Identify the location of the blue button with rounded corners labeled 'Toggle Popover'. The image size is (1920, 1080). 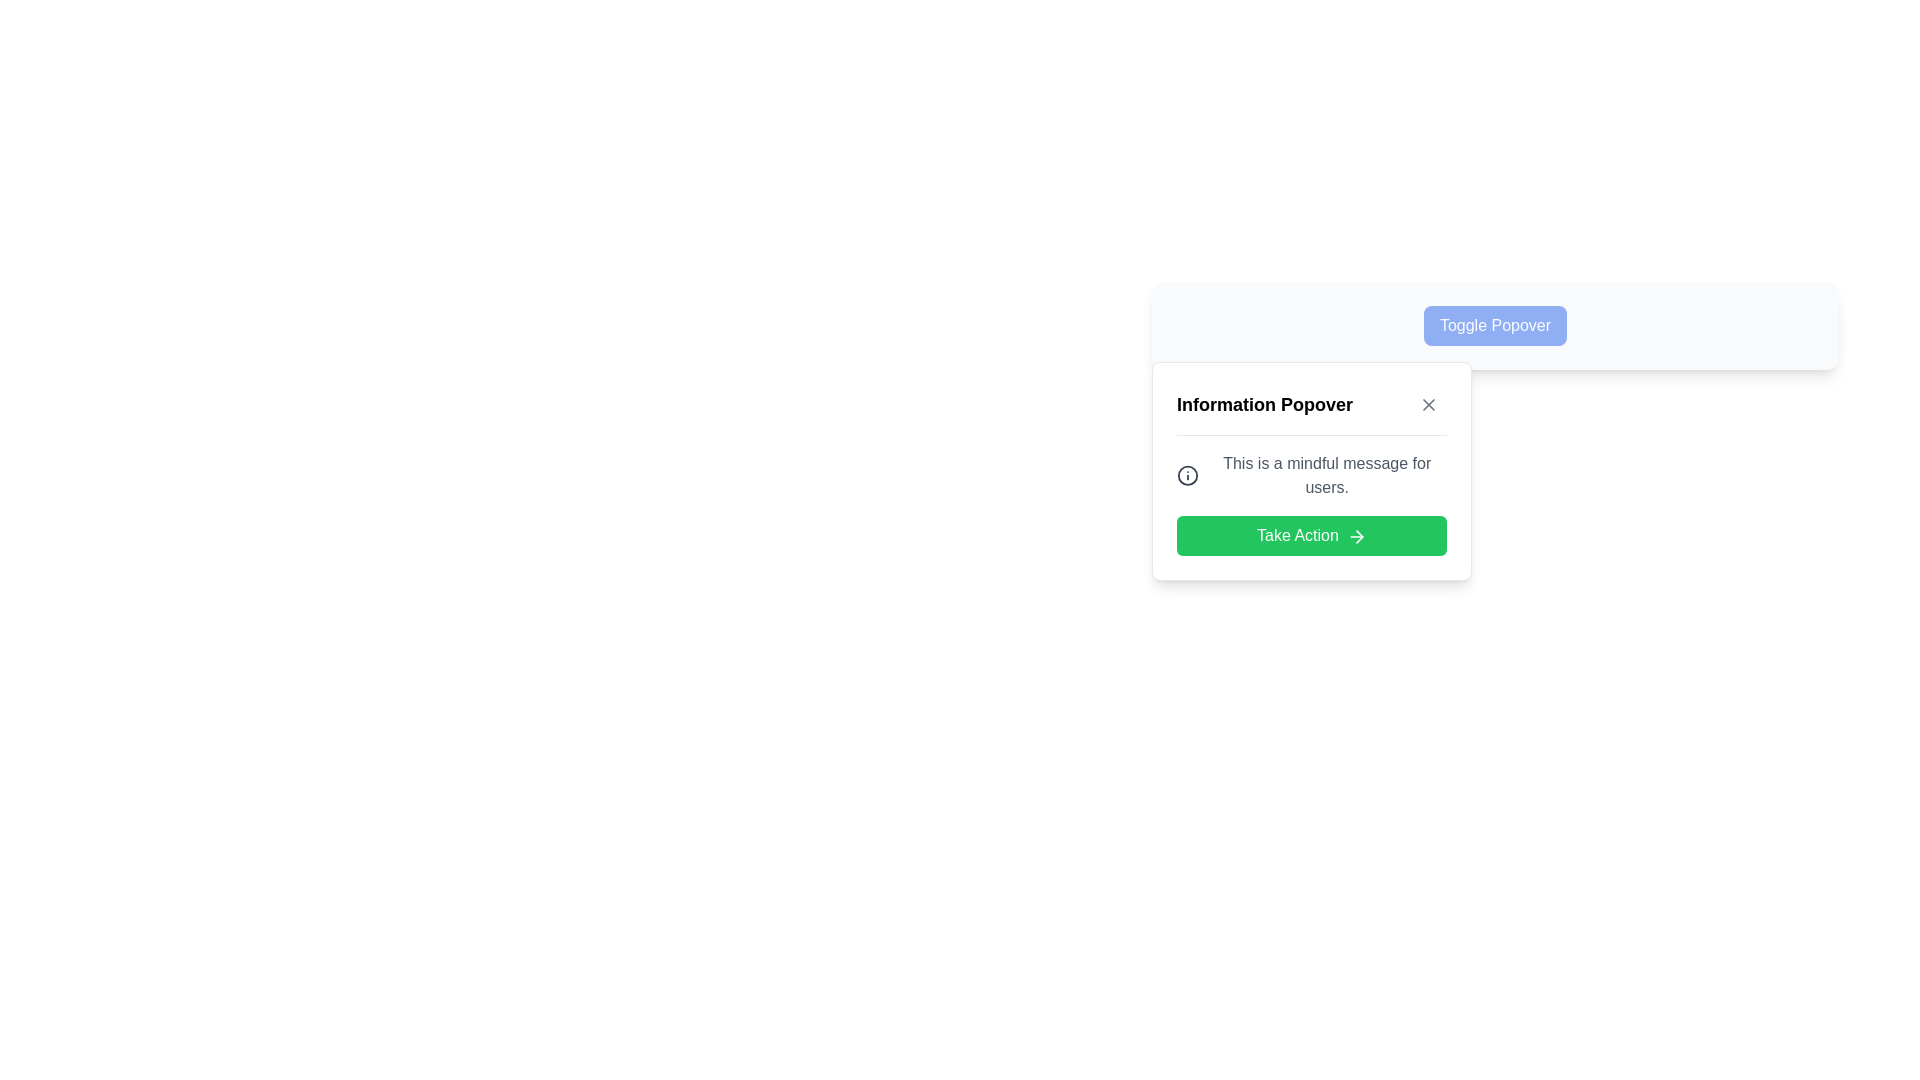
(1495, 325).